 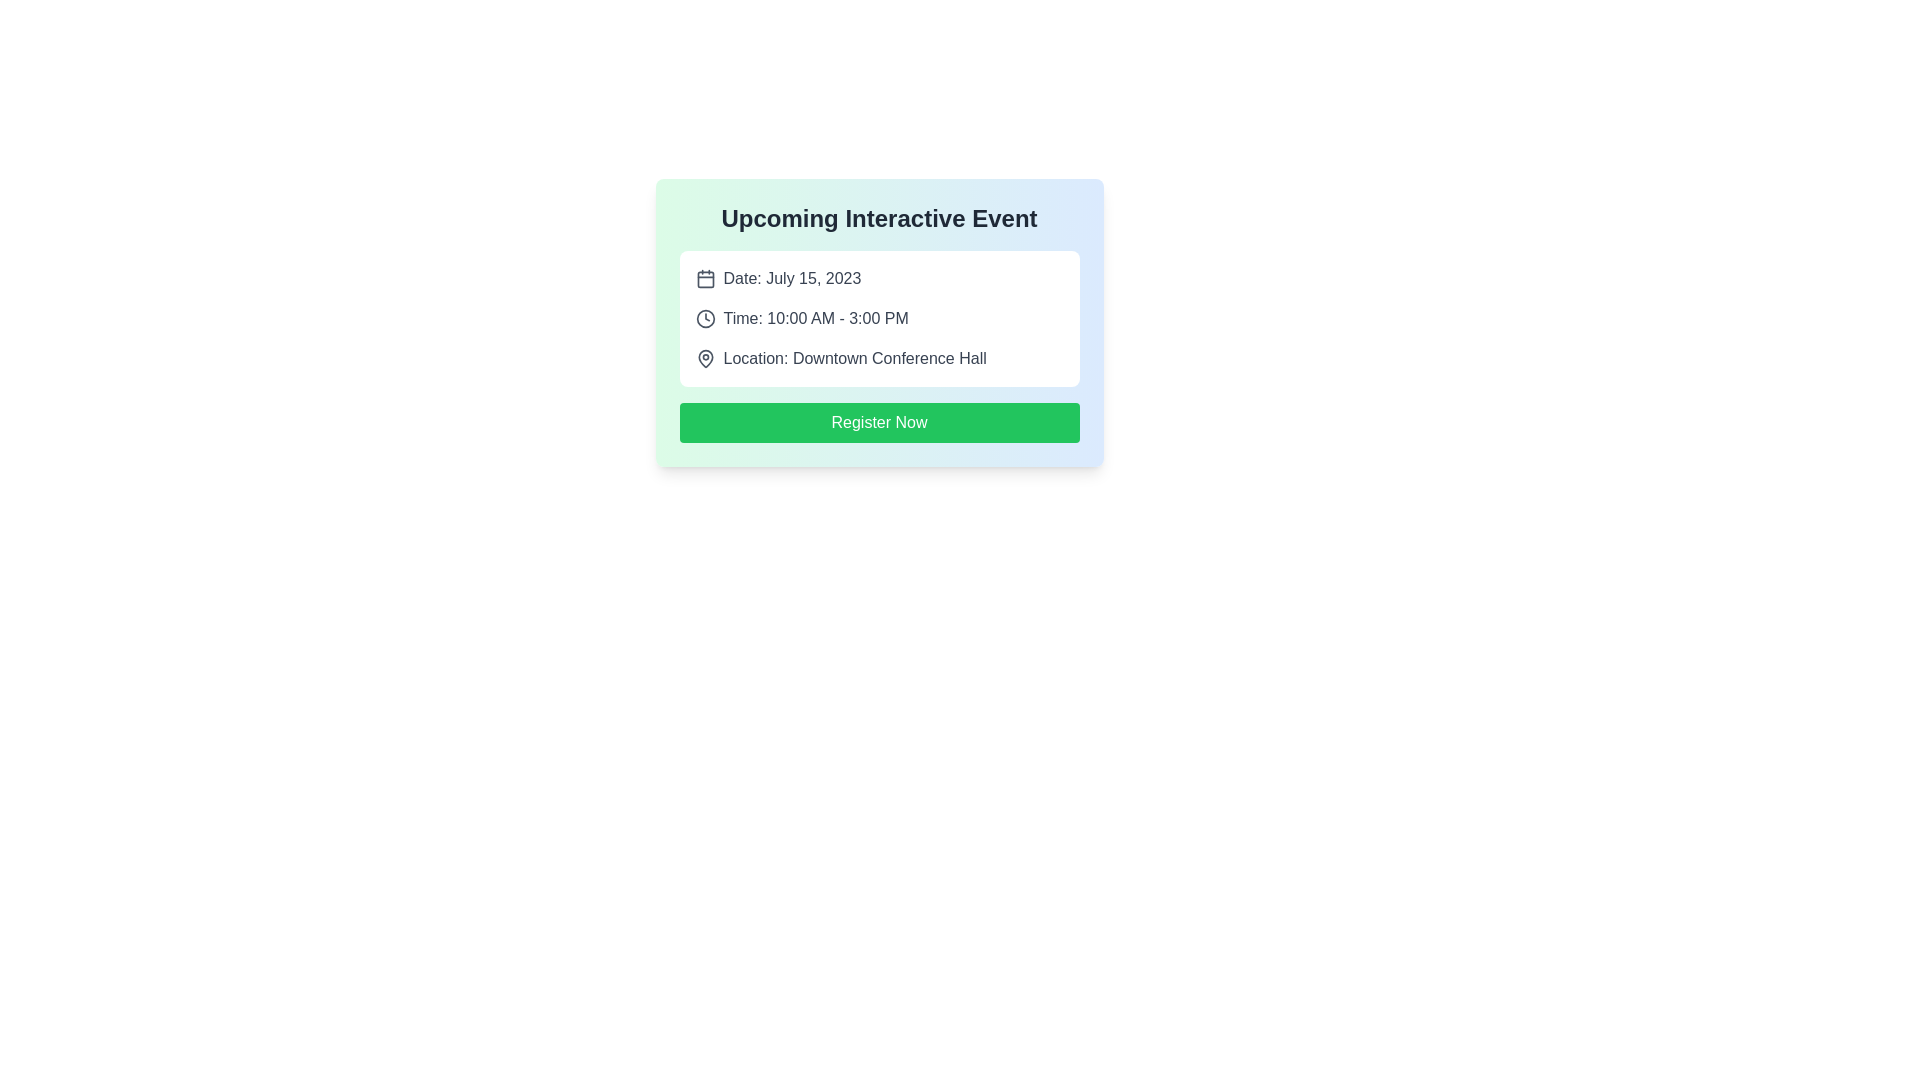 I want to click on the calendar icon, which is a gray square outline with internal calendar design elements, located adjacent to the text 'Date: July 15, 2023', so click(x=705, y=278).